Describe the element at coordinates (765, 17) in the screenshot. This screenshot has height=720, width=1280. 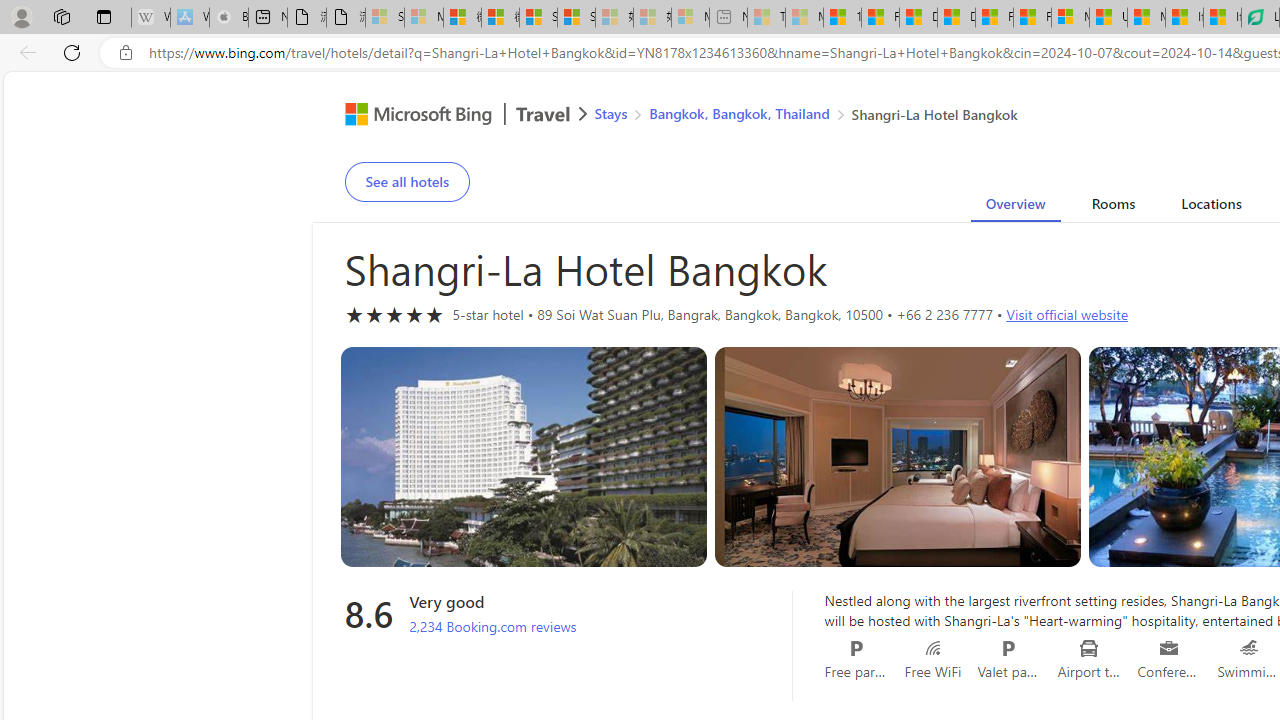
I see `'Top Stories - MSN - Sleeping'` at that location.